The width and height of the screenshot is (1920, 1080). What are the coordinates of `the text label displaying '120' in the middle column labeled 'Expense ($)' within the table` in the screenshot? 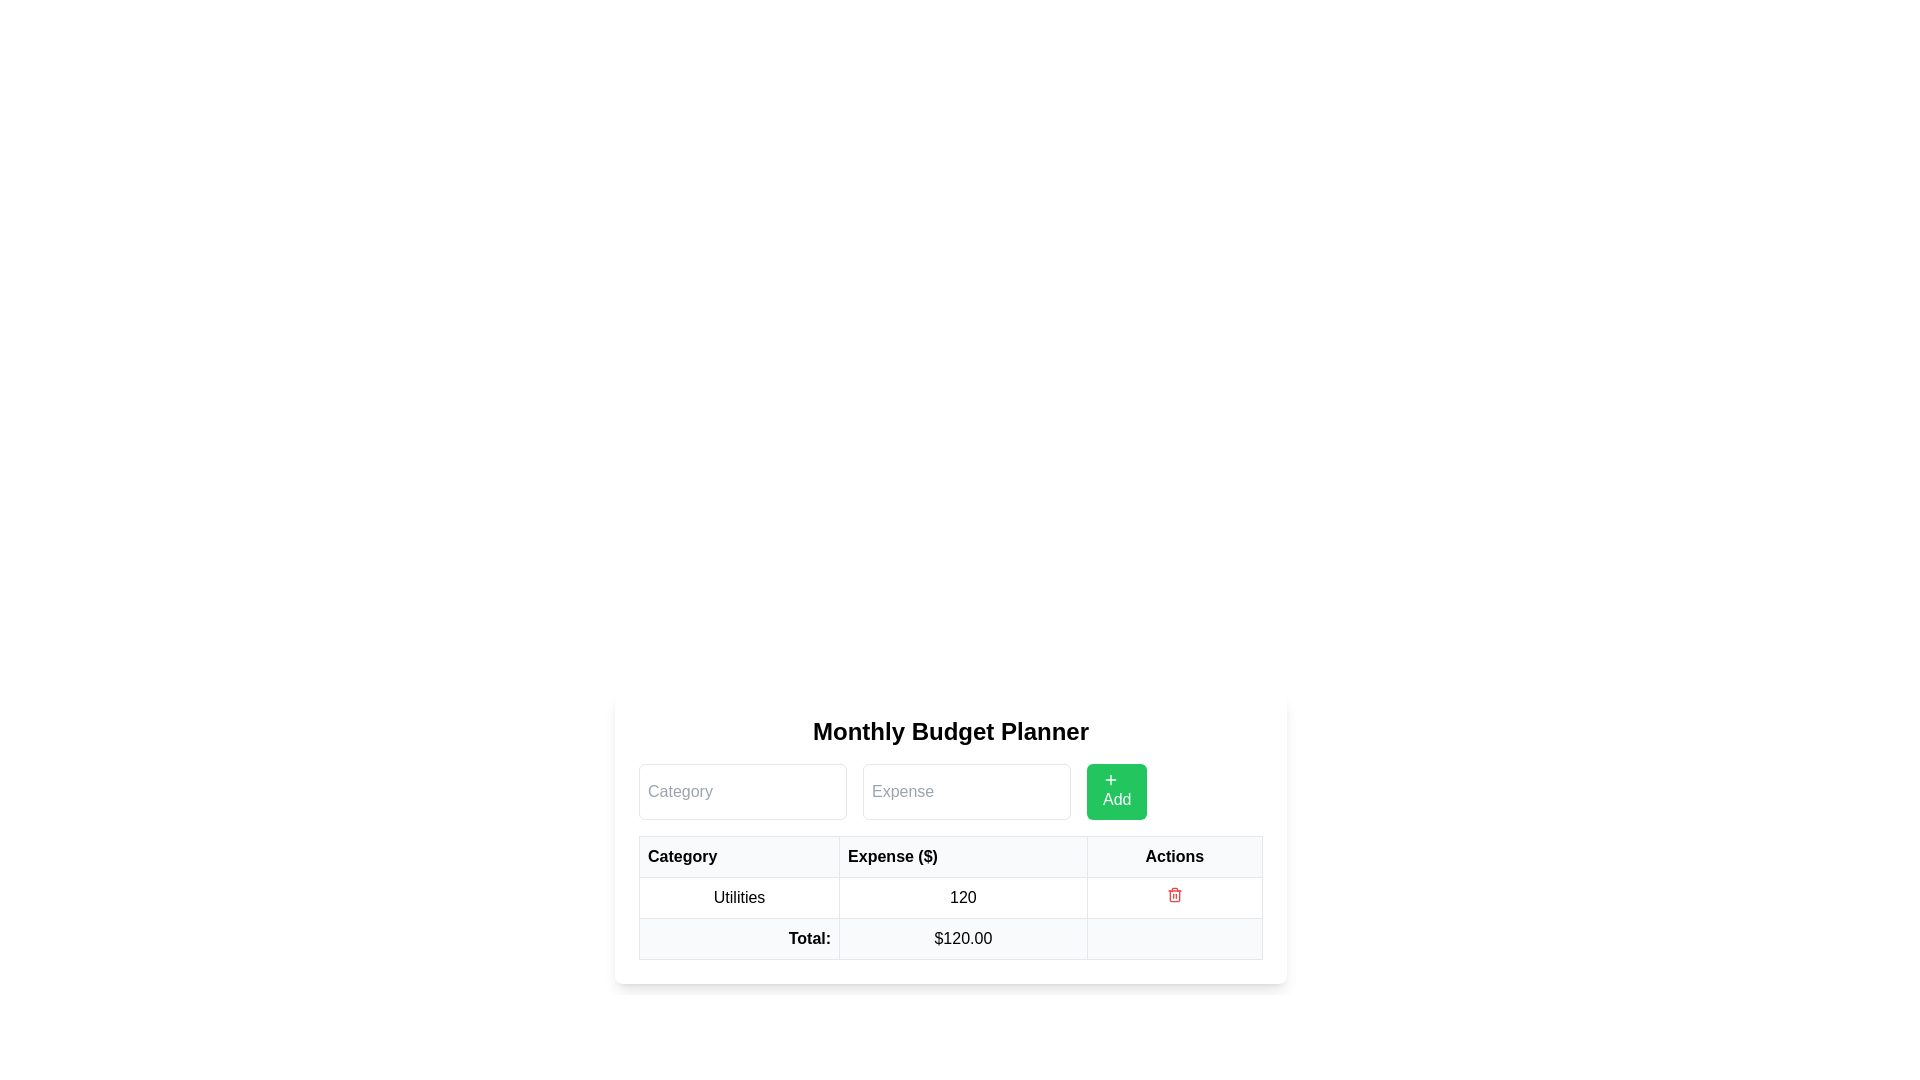 It's located at (963, 897).